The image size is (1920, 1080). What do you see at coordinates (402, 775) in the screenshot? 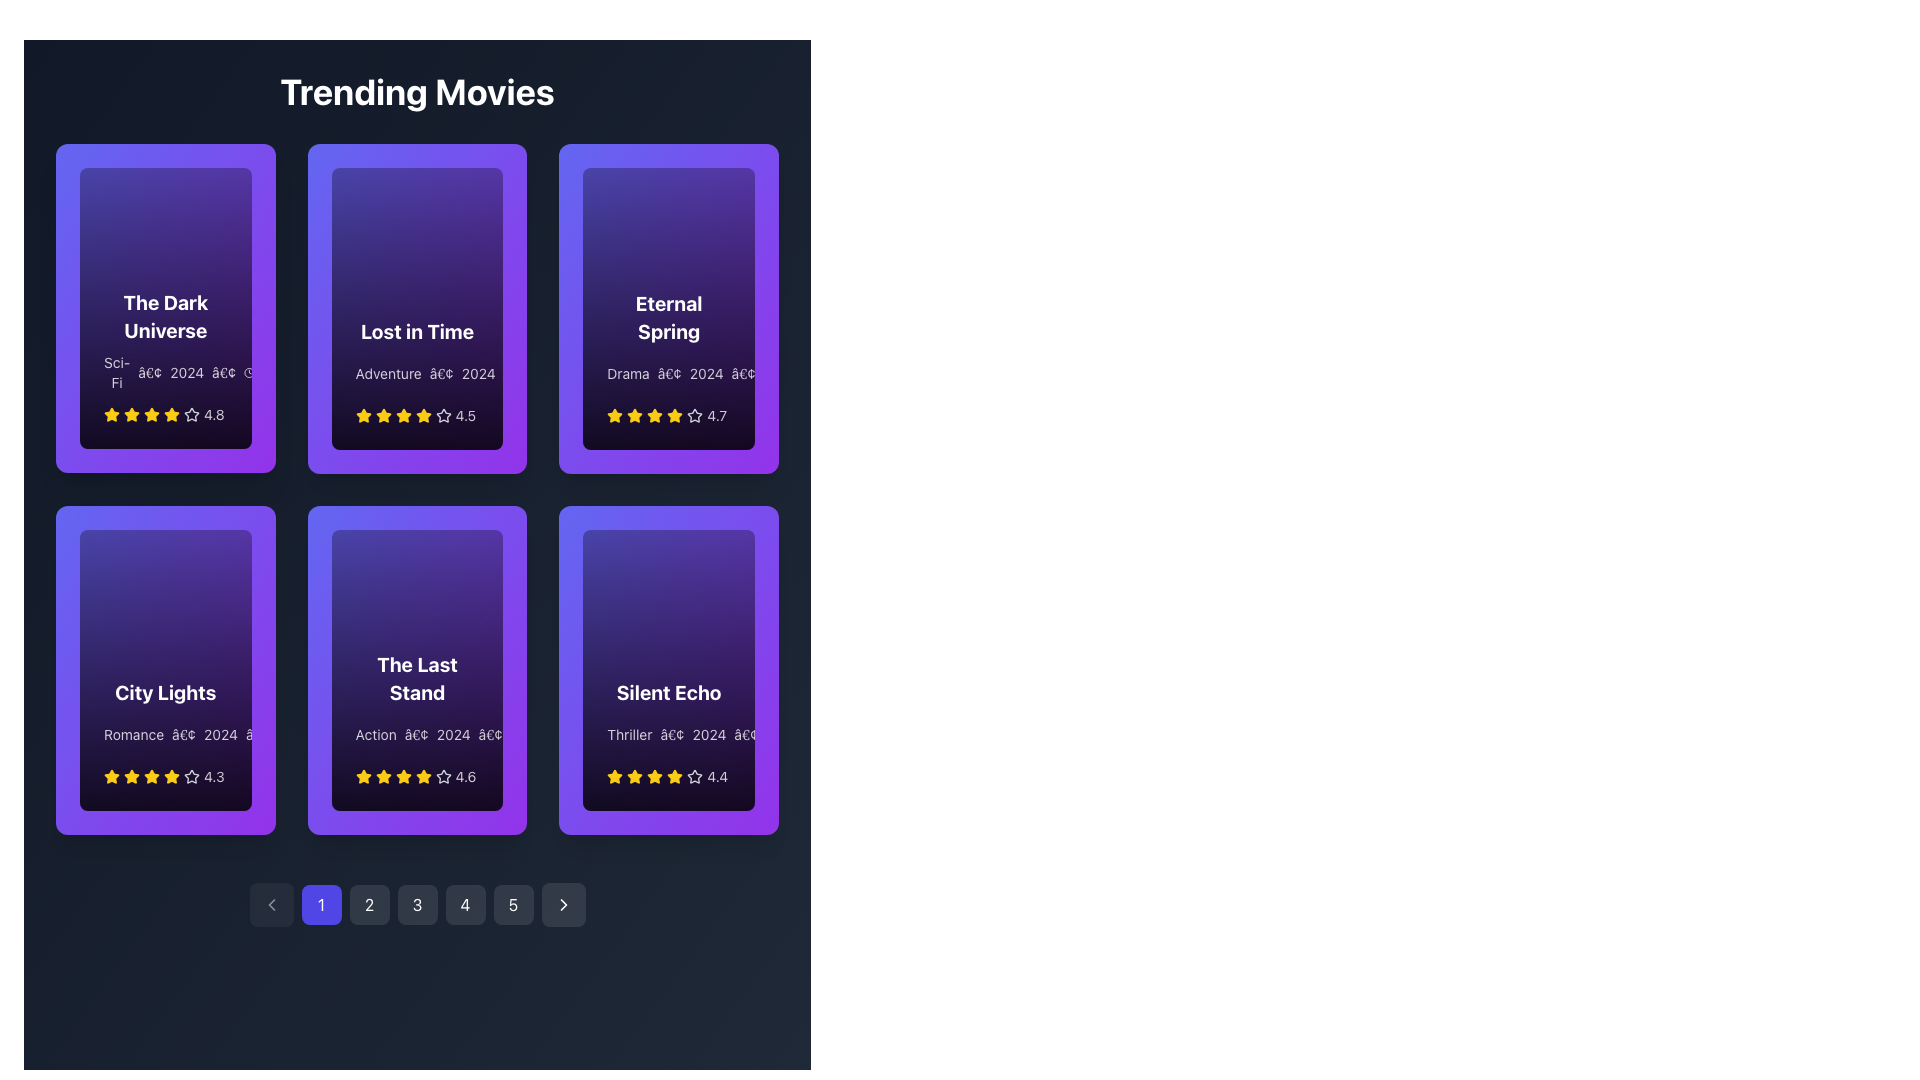
I see `the state of the fourth star icon in the five-star rating system below the movie card titled 'The Last Stand'` at bounding box center [402, 775].